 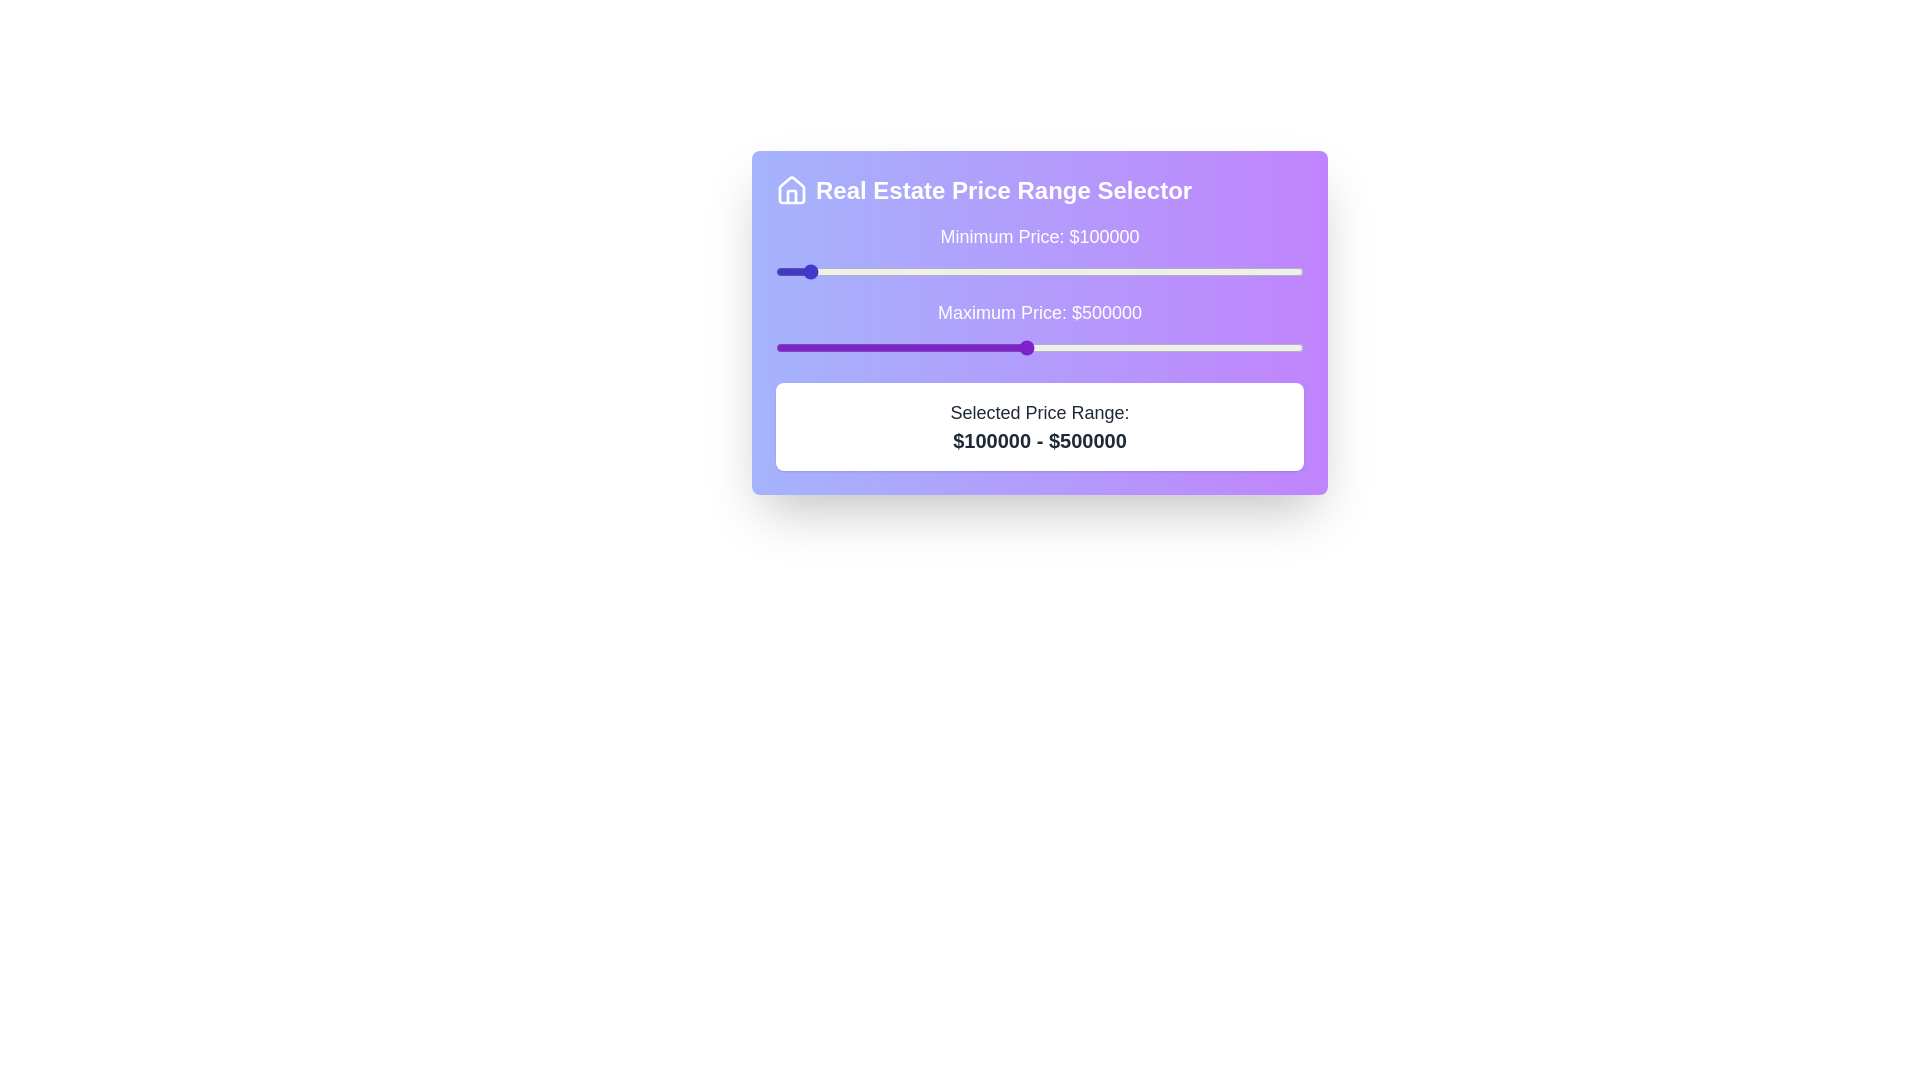 What do you see at coordinates (925, 272) in the screenshot?
I see `the minimum price slider to 320891 dollars` at bounding box center [925, 272].